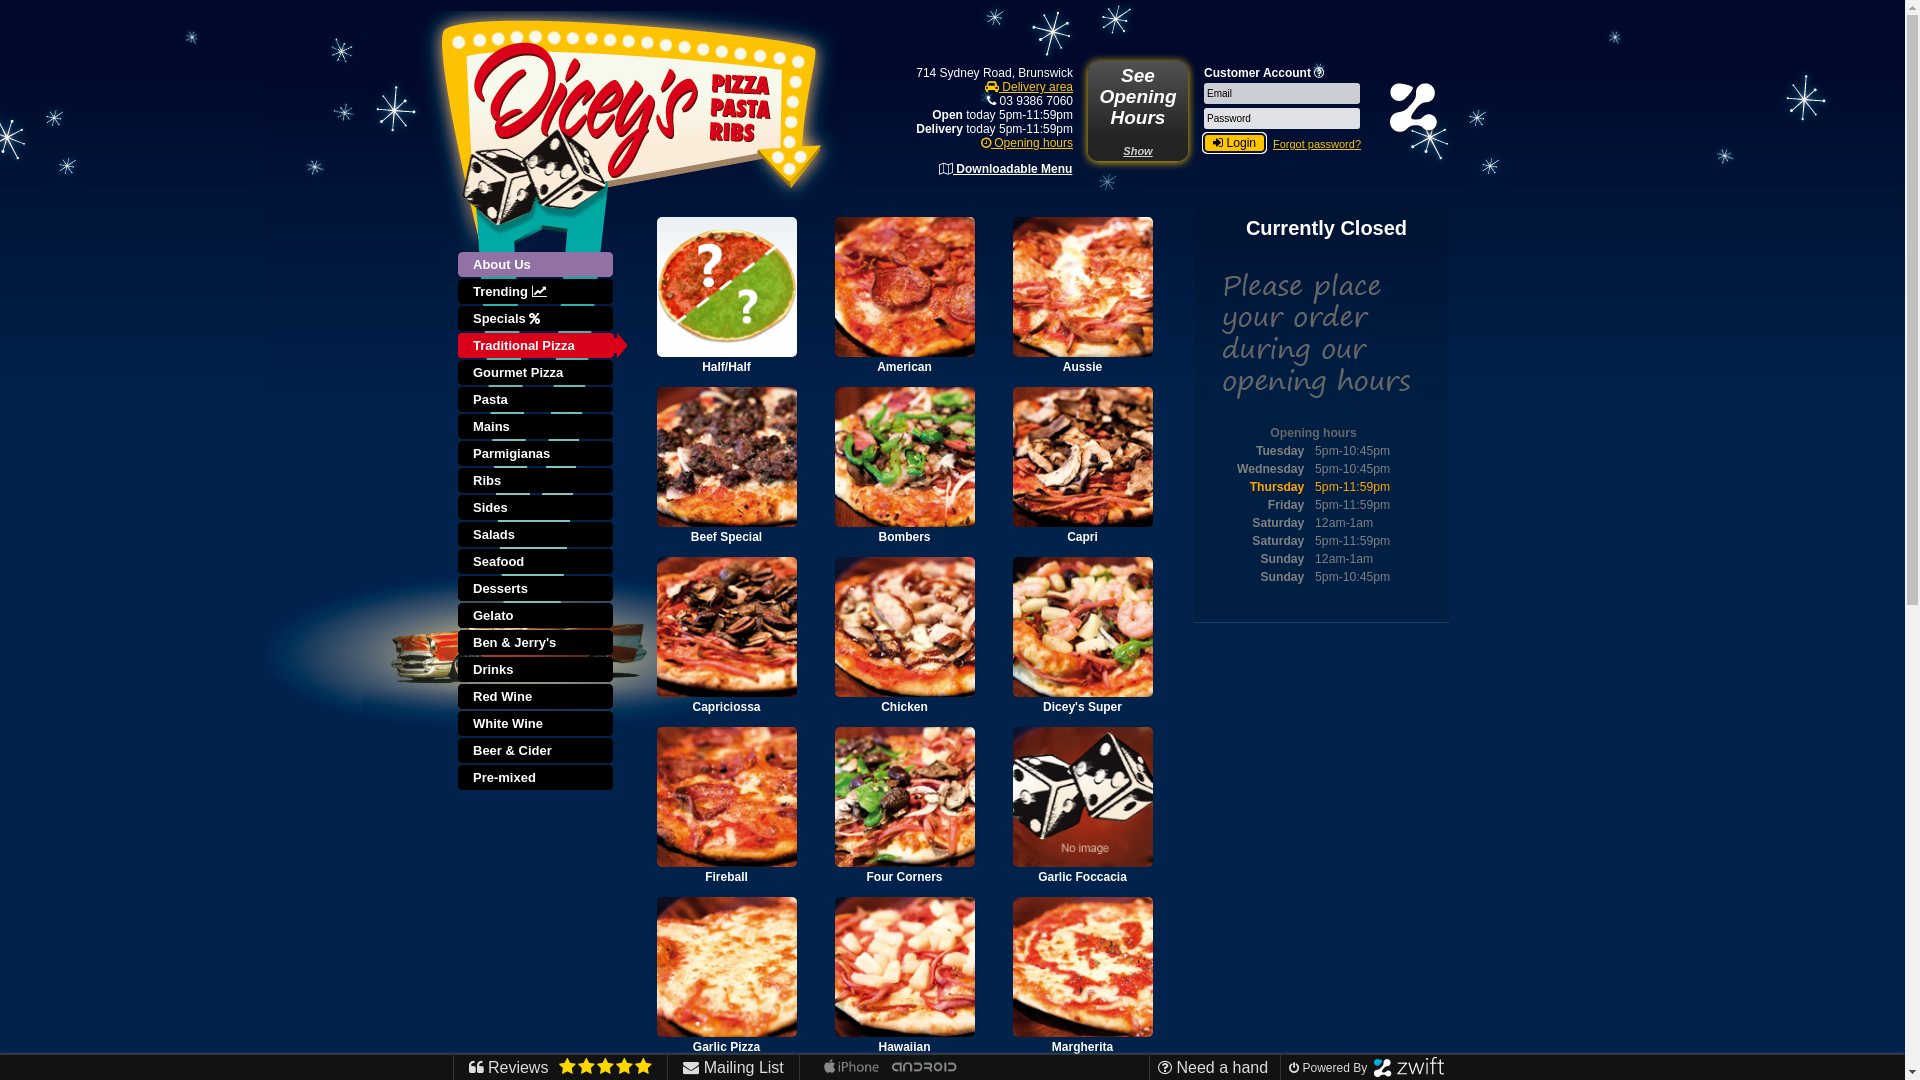 This screenshot has height=1080, width=1920. What do you see at coordinates (537, 400) in the screenshot?
I see `'Pasta'` at bounding box center [537, 400].